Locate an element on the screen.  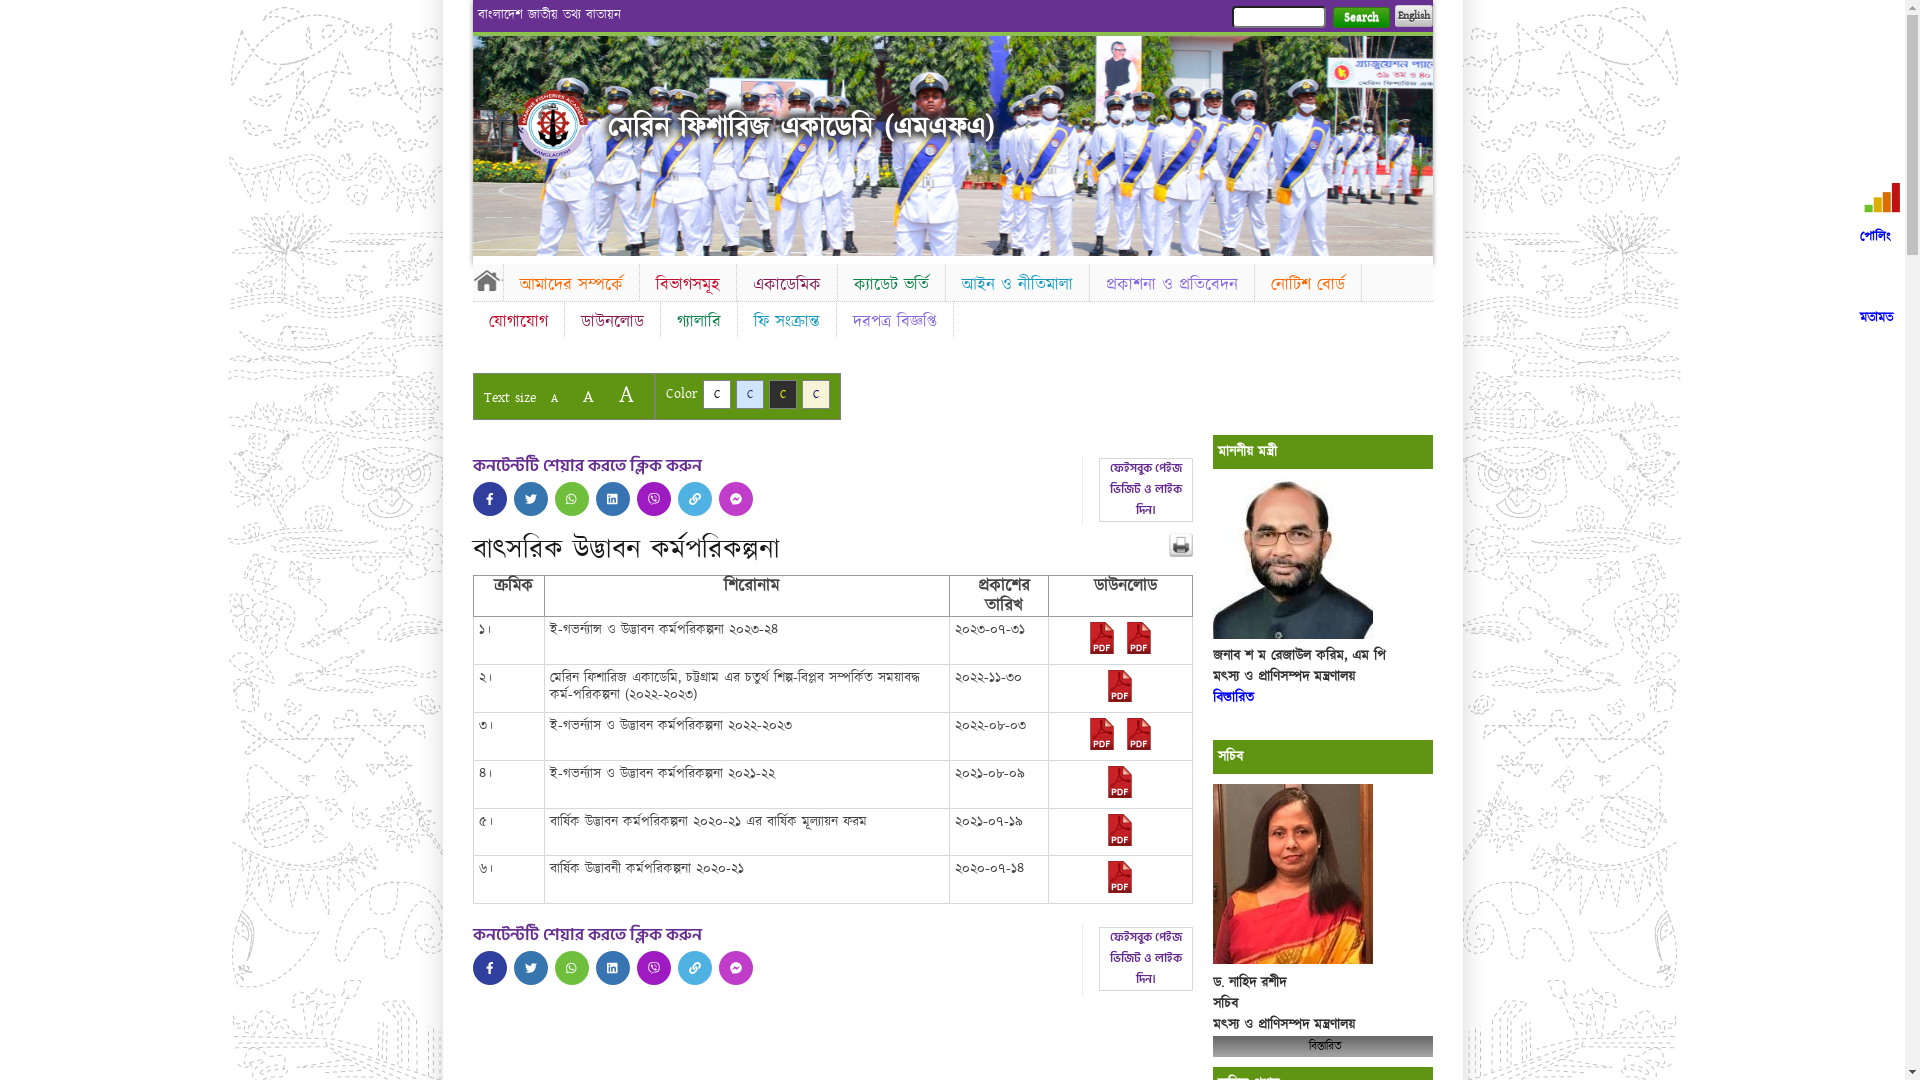
'Home' is located at coordinates (486, 280).